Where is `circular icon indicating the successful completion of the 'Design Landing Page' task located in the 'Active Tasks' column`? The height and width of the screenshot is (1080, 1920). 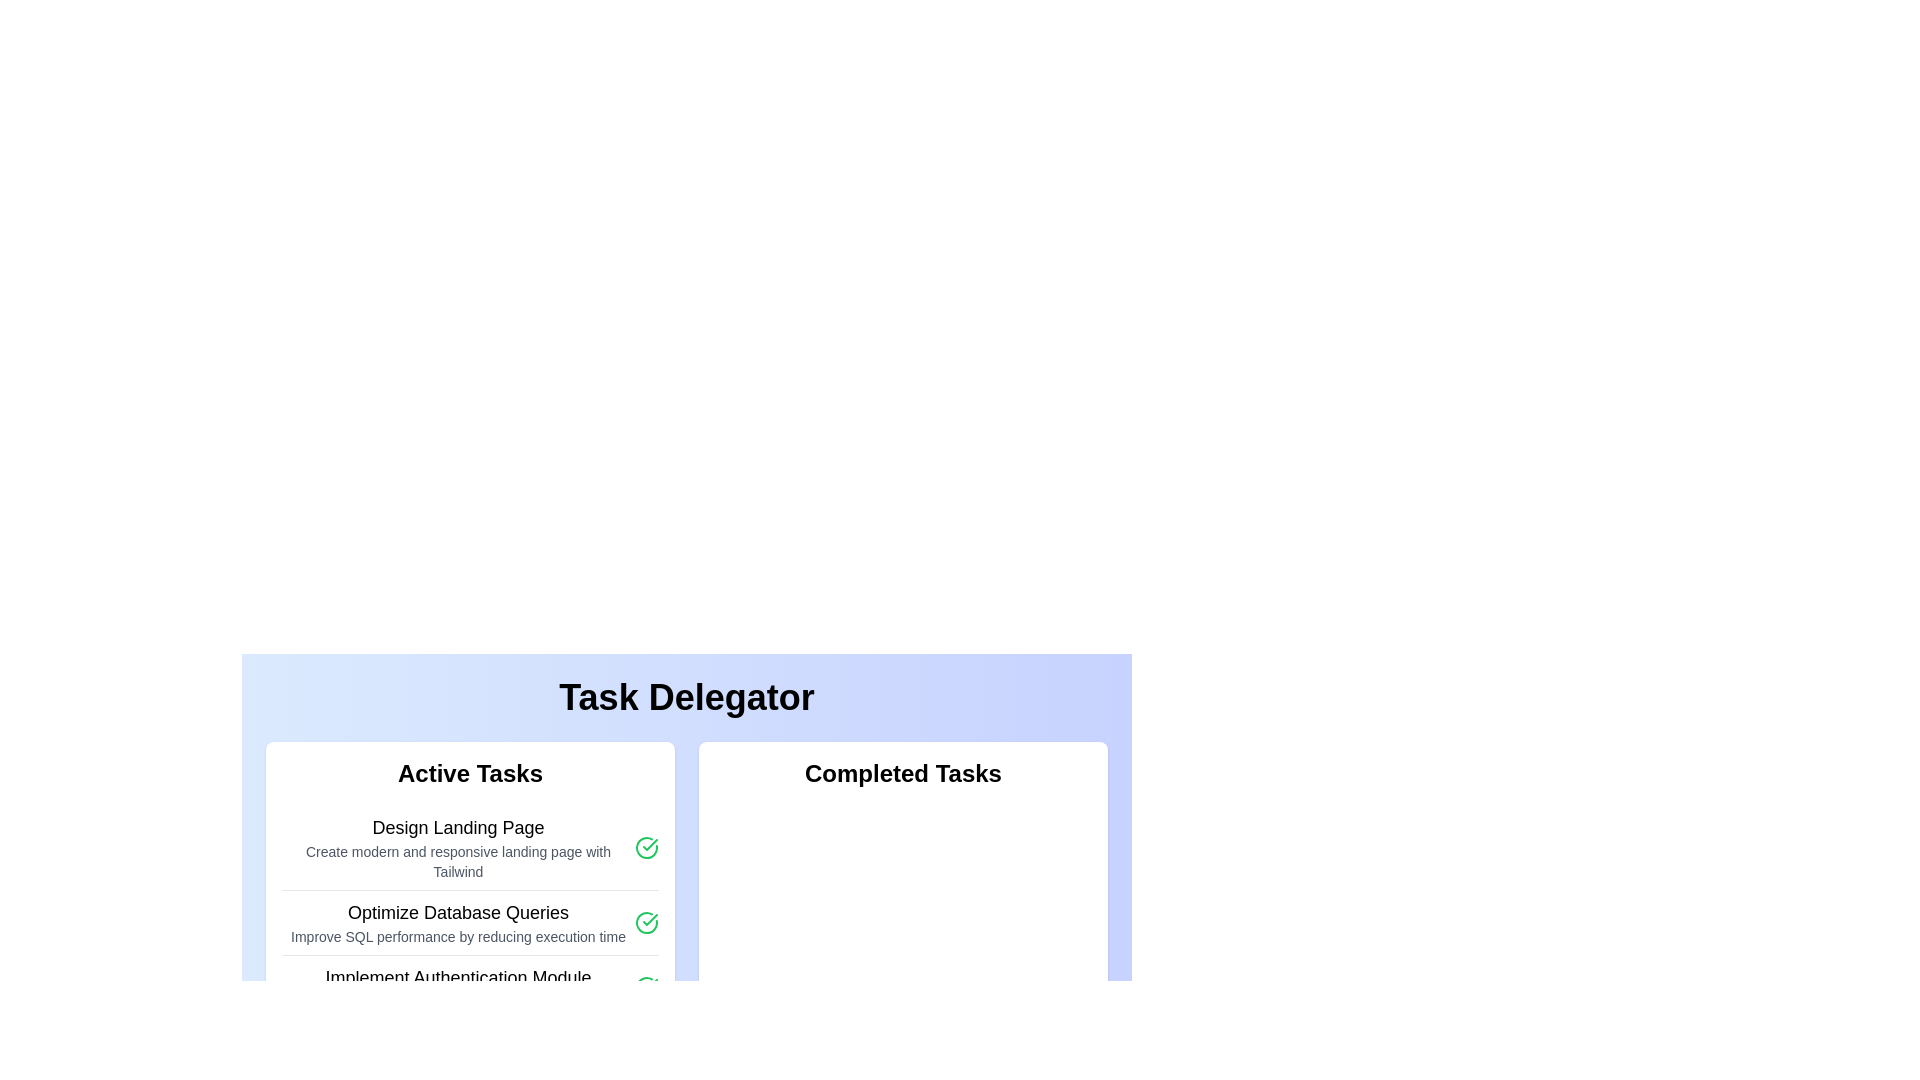
circular icon indicating the successful completion of the 'Design Landing Page' task located in the 'Active Tasks' column is located at coordinates (650, 920).